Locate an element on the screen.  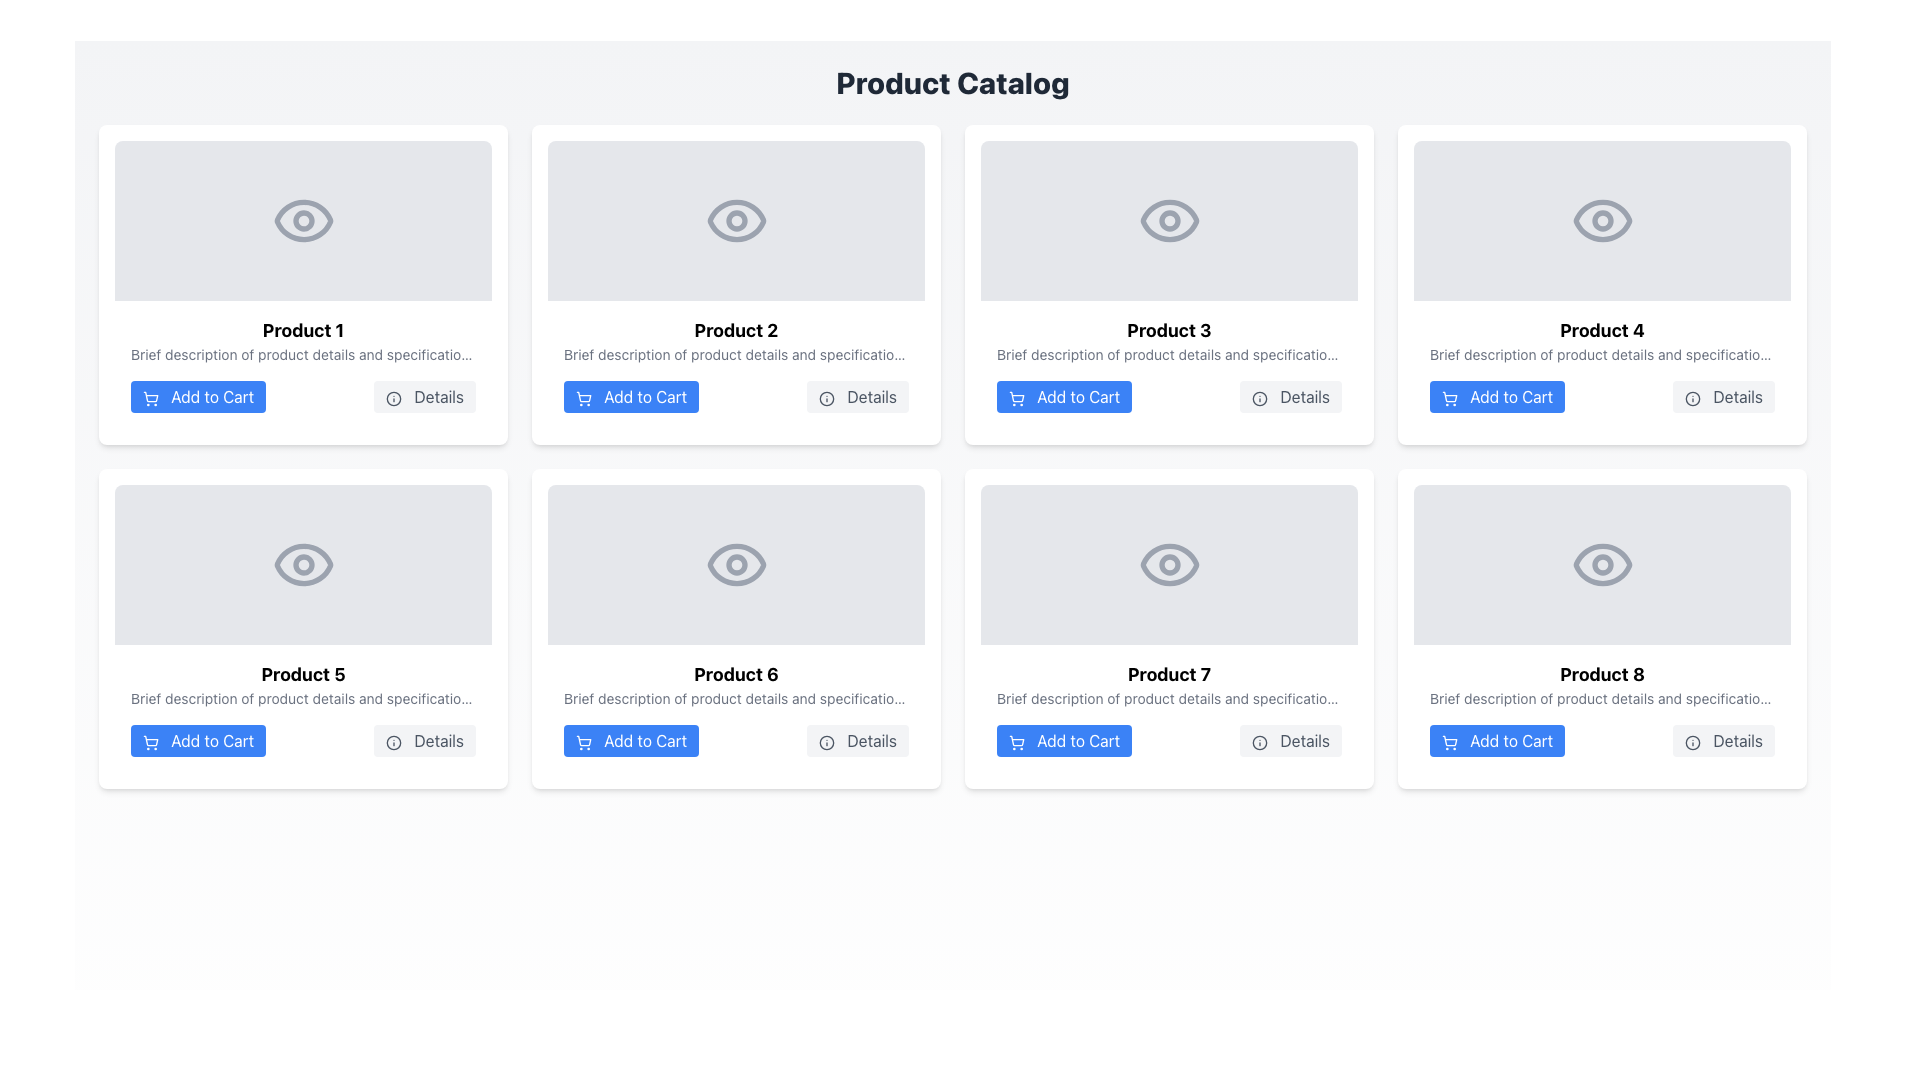
the 'Add to Cart' button with a blue background and white text, located in the bottom-left section of the 'Product 1' card is located at coordinates (198, 397).